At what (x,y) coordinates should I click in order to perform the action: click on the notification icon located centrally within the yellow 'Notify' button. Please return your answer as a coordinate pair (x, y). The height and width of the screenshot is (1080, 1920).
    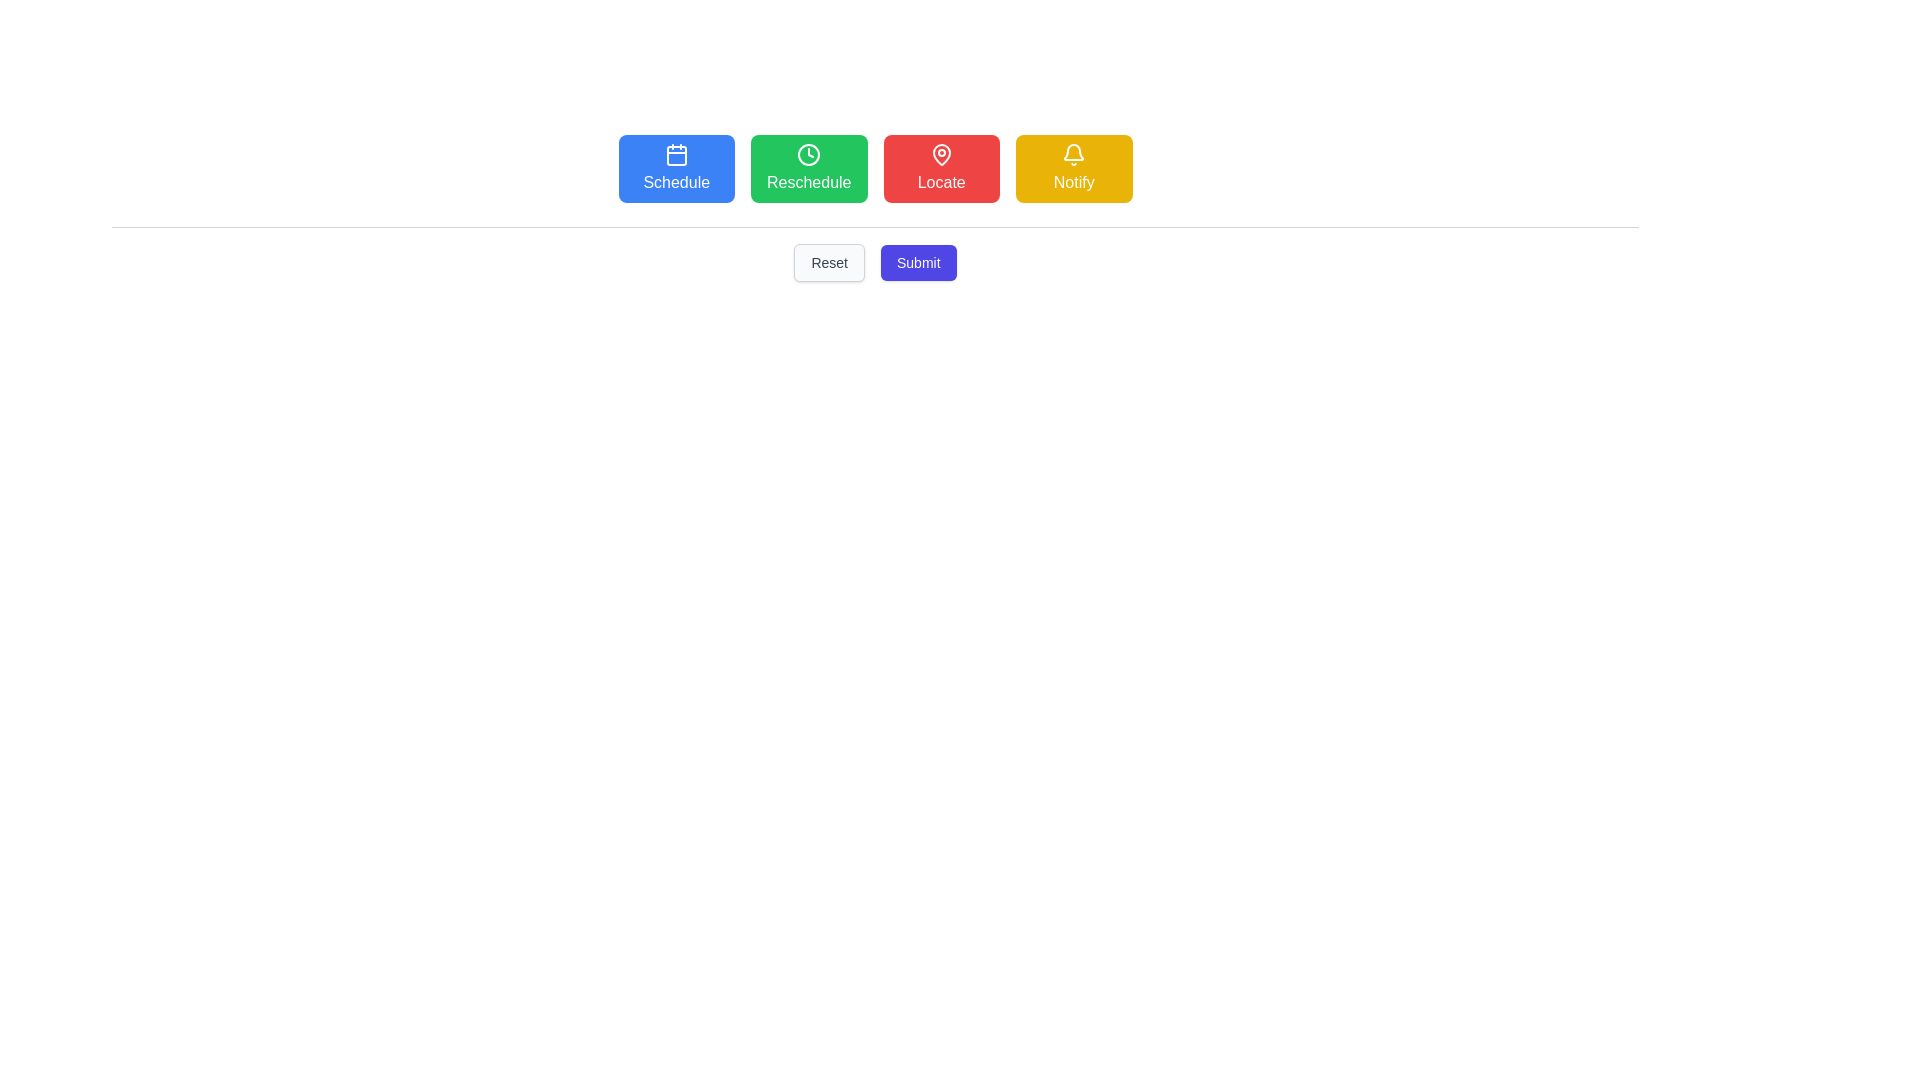
    Looking at the image, I should click on (1073, 151).